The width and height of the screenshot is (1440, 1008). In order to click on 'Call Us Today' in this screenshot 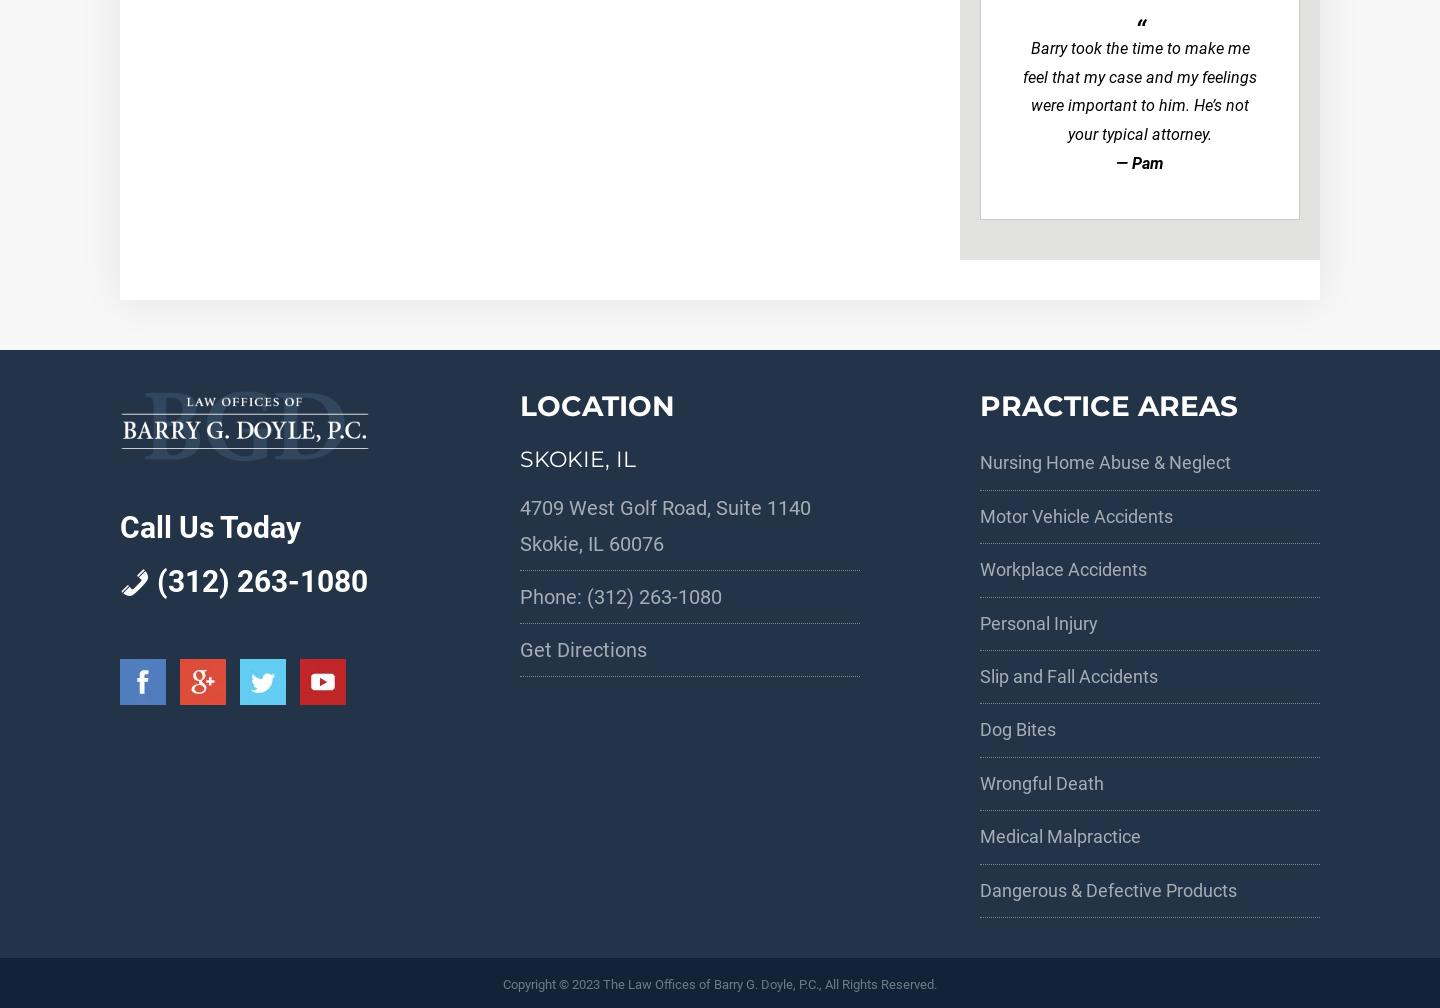, I will do `click(210, 527)`.